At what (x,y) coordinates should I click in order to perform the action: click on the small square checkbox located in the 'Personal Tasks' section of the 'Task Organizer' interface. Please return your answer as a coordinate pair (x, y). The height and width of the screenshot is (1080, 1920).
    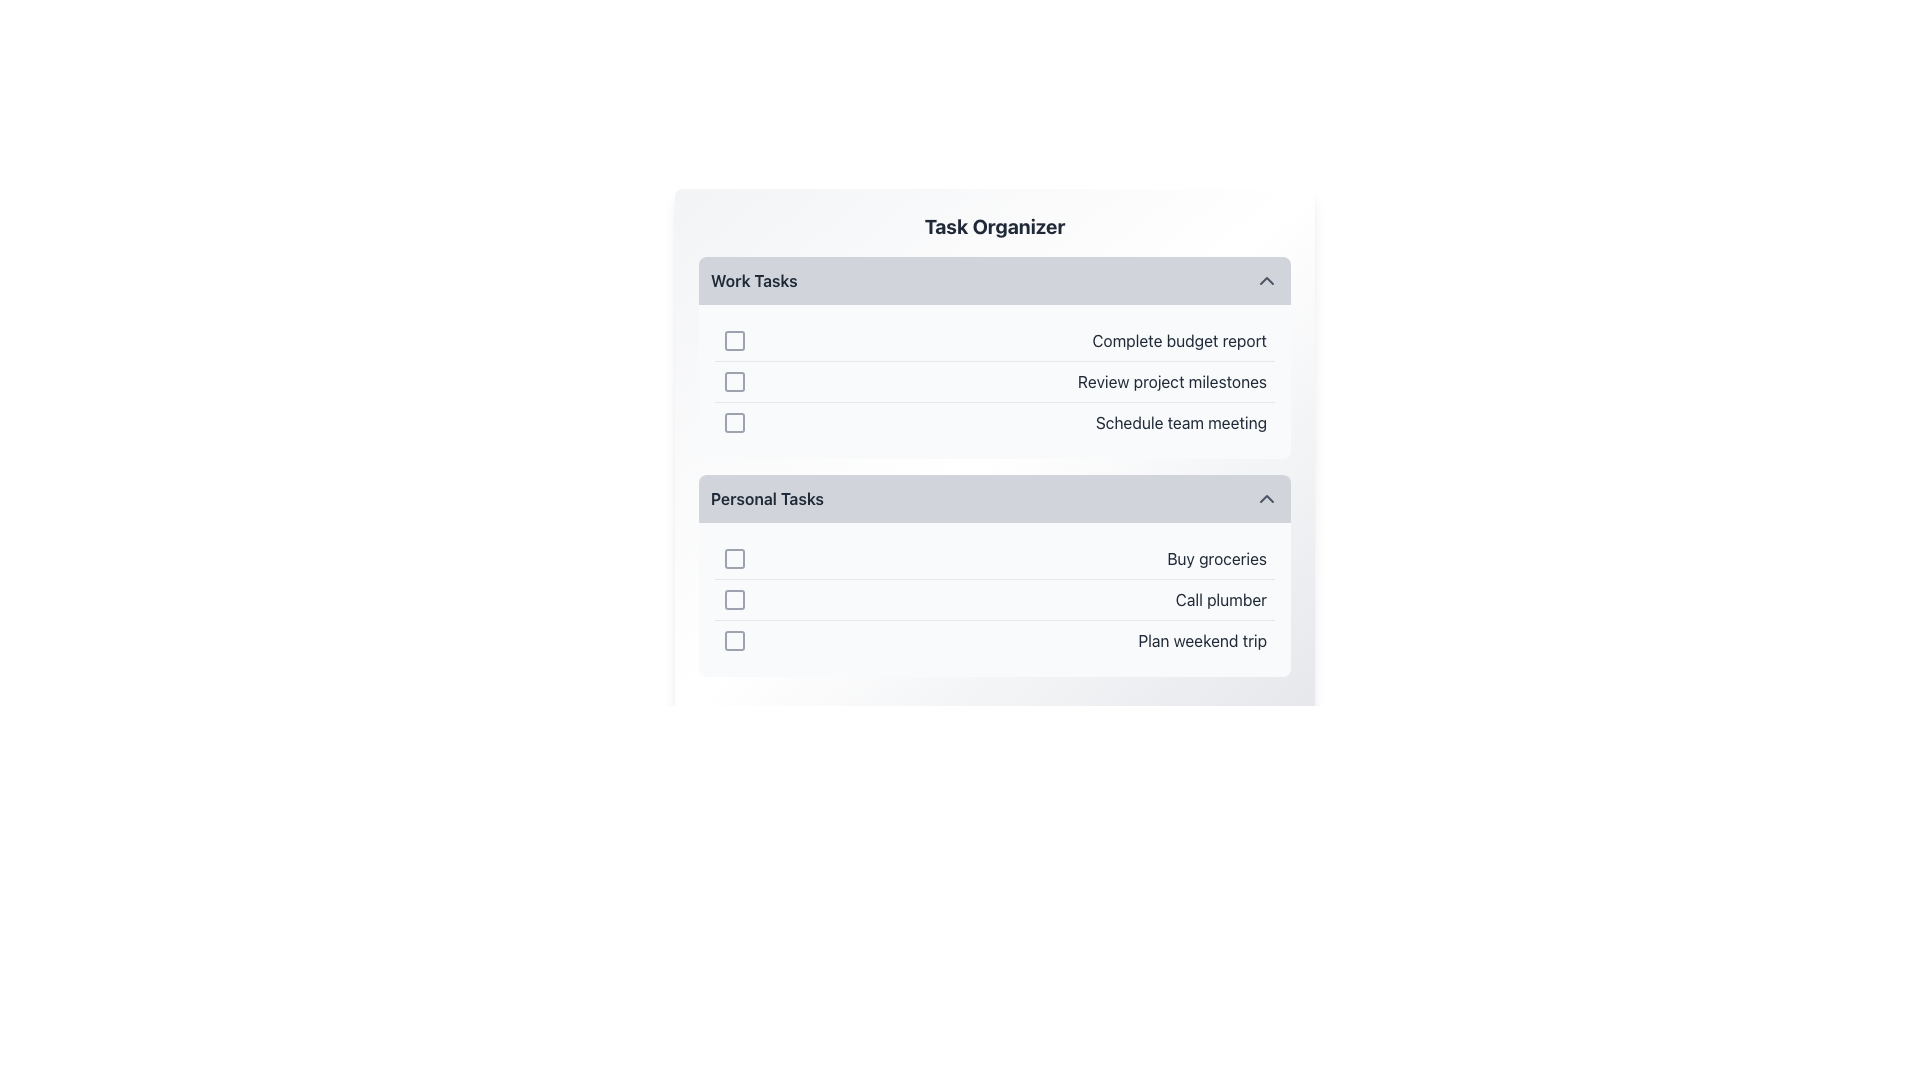
    Looking at the image, I should click on (733, 640).